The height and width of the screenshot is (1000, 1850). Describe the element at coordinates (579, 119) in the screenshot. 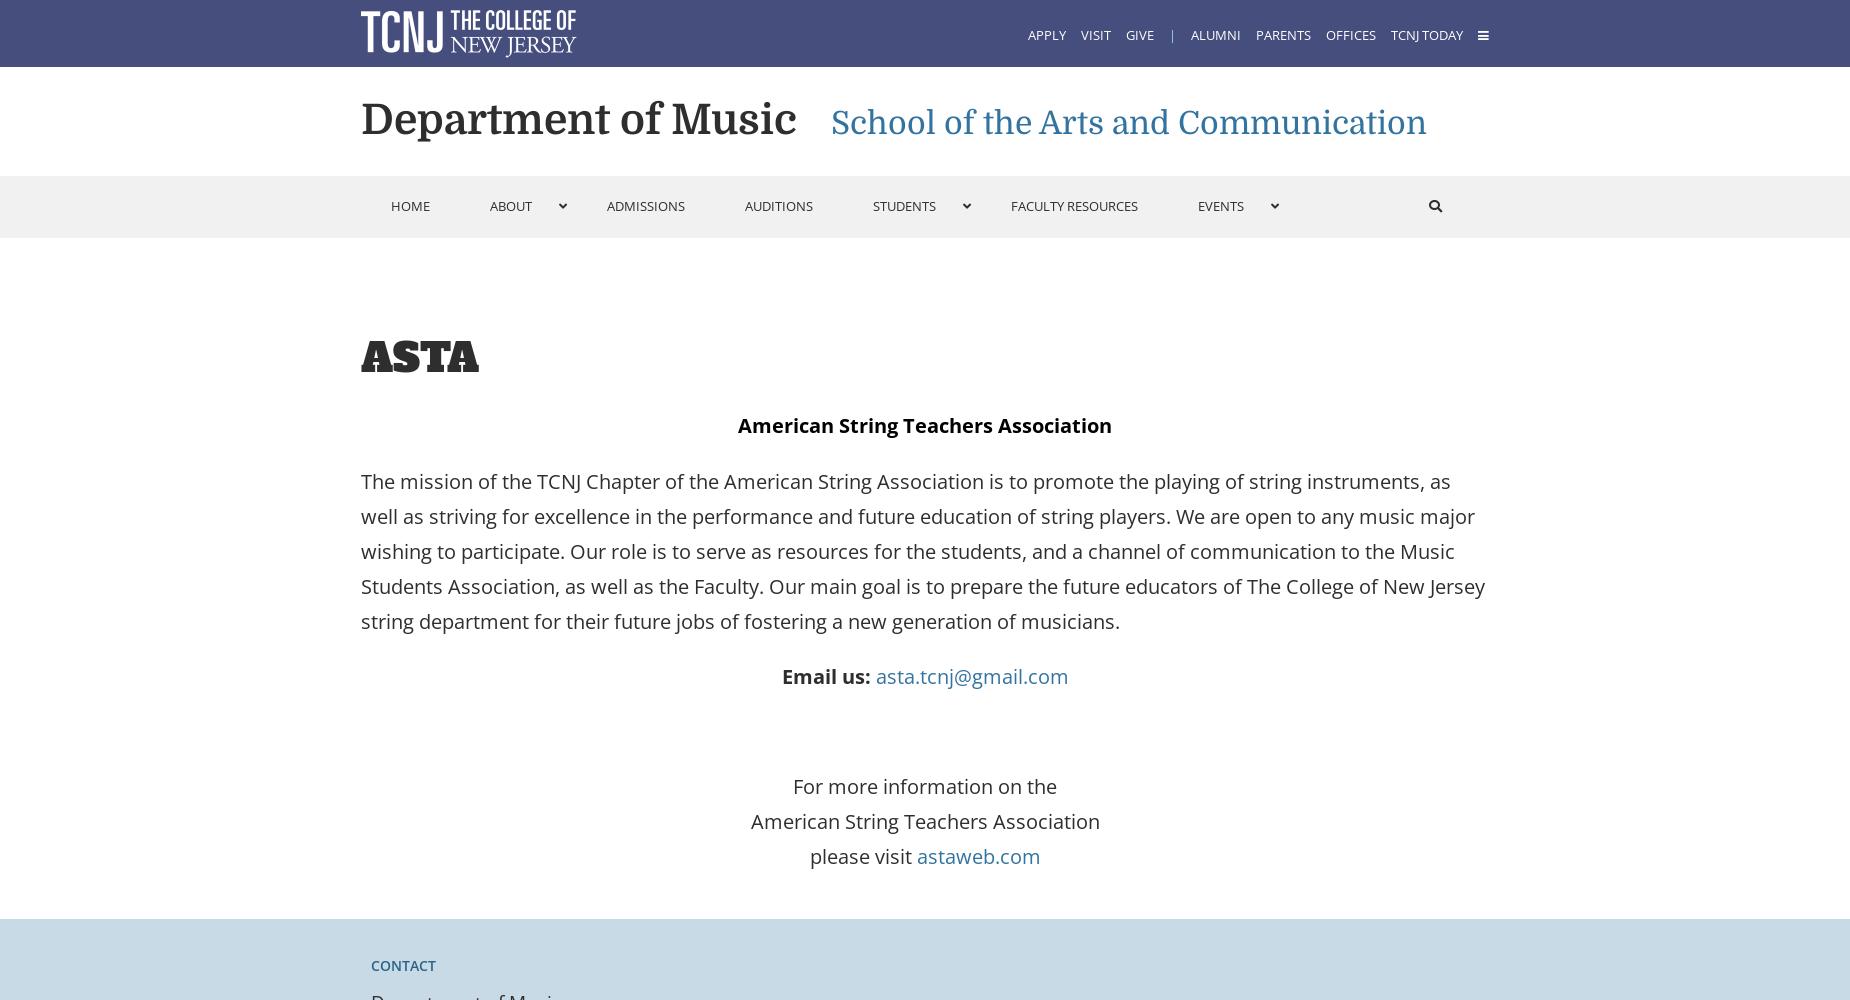

I see `'Department of Music'` at that location.